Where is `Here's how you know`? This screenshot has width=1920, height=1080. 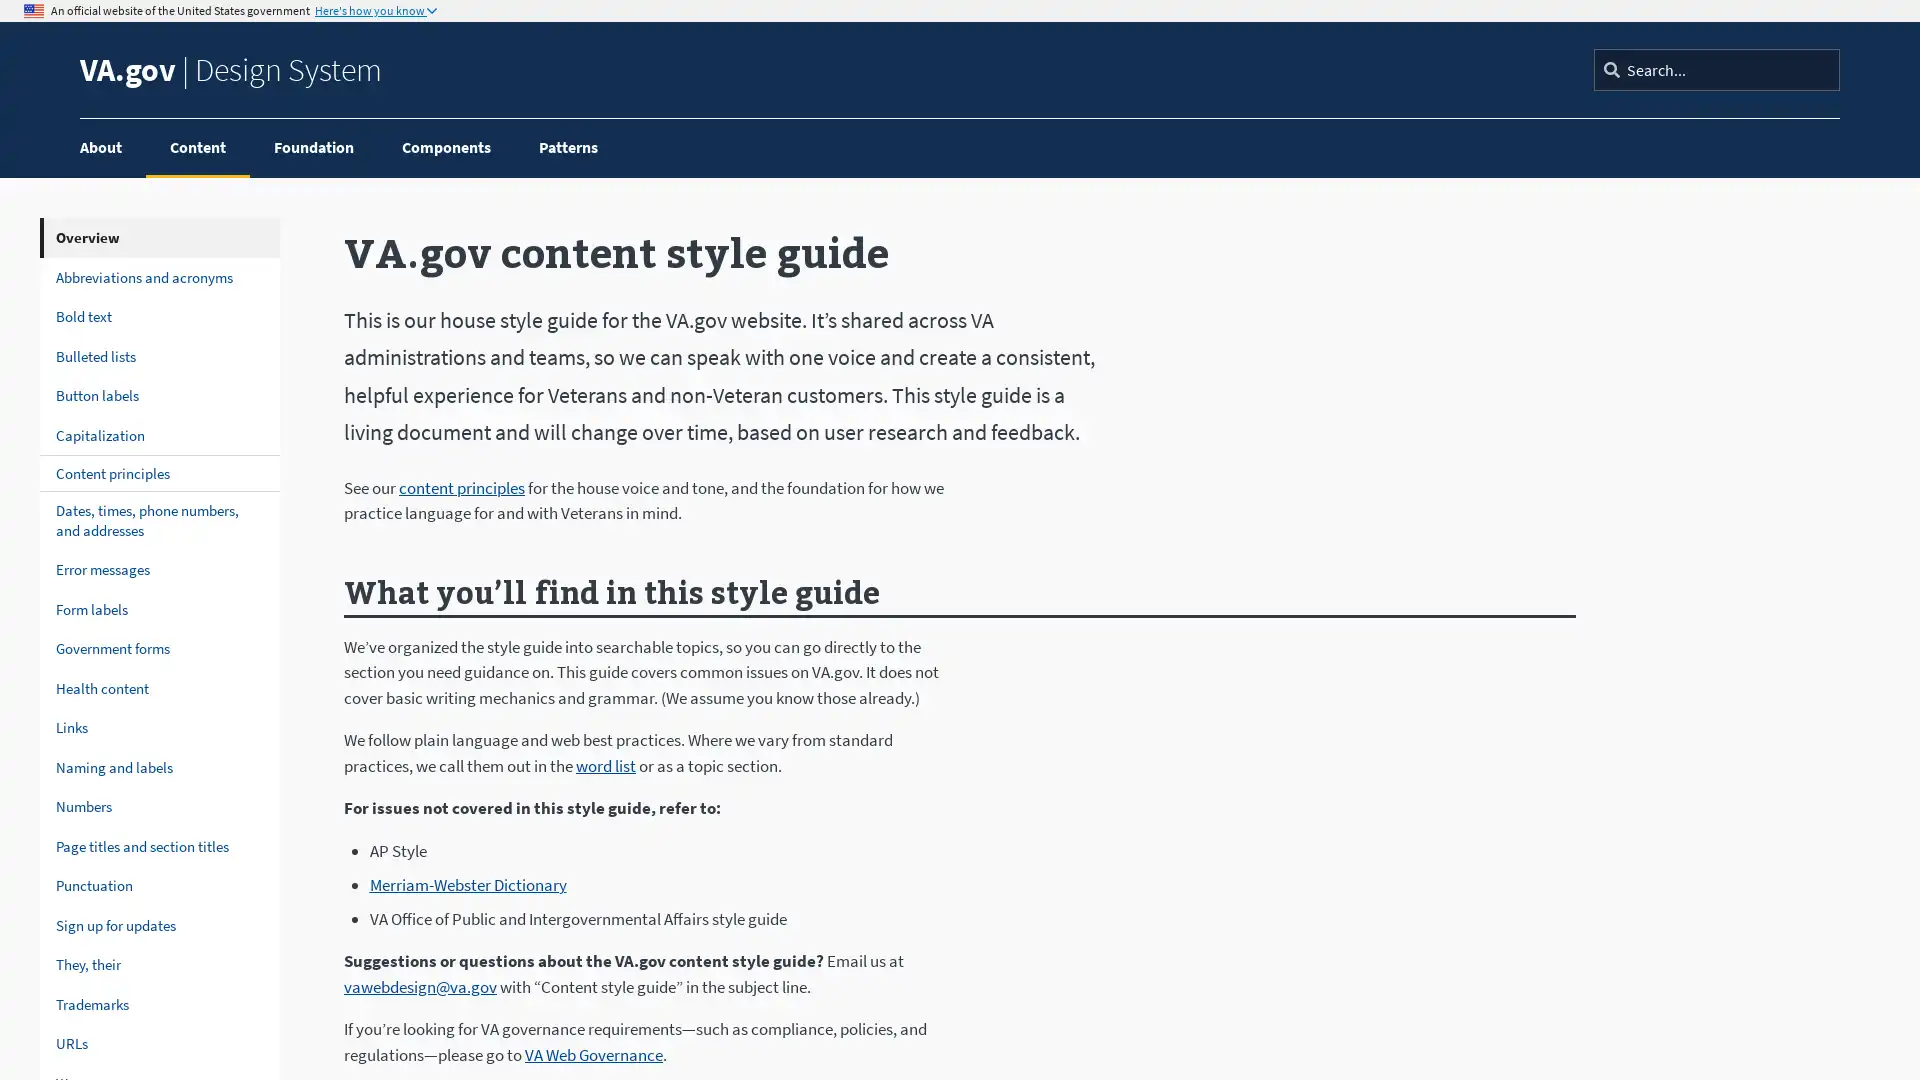
Here's how you know is located at coordinates (375, 11).